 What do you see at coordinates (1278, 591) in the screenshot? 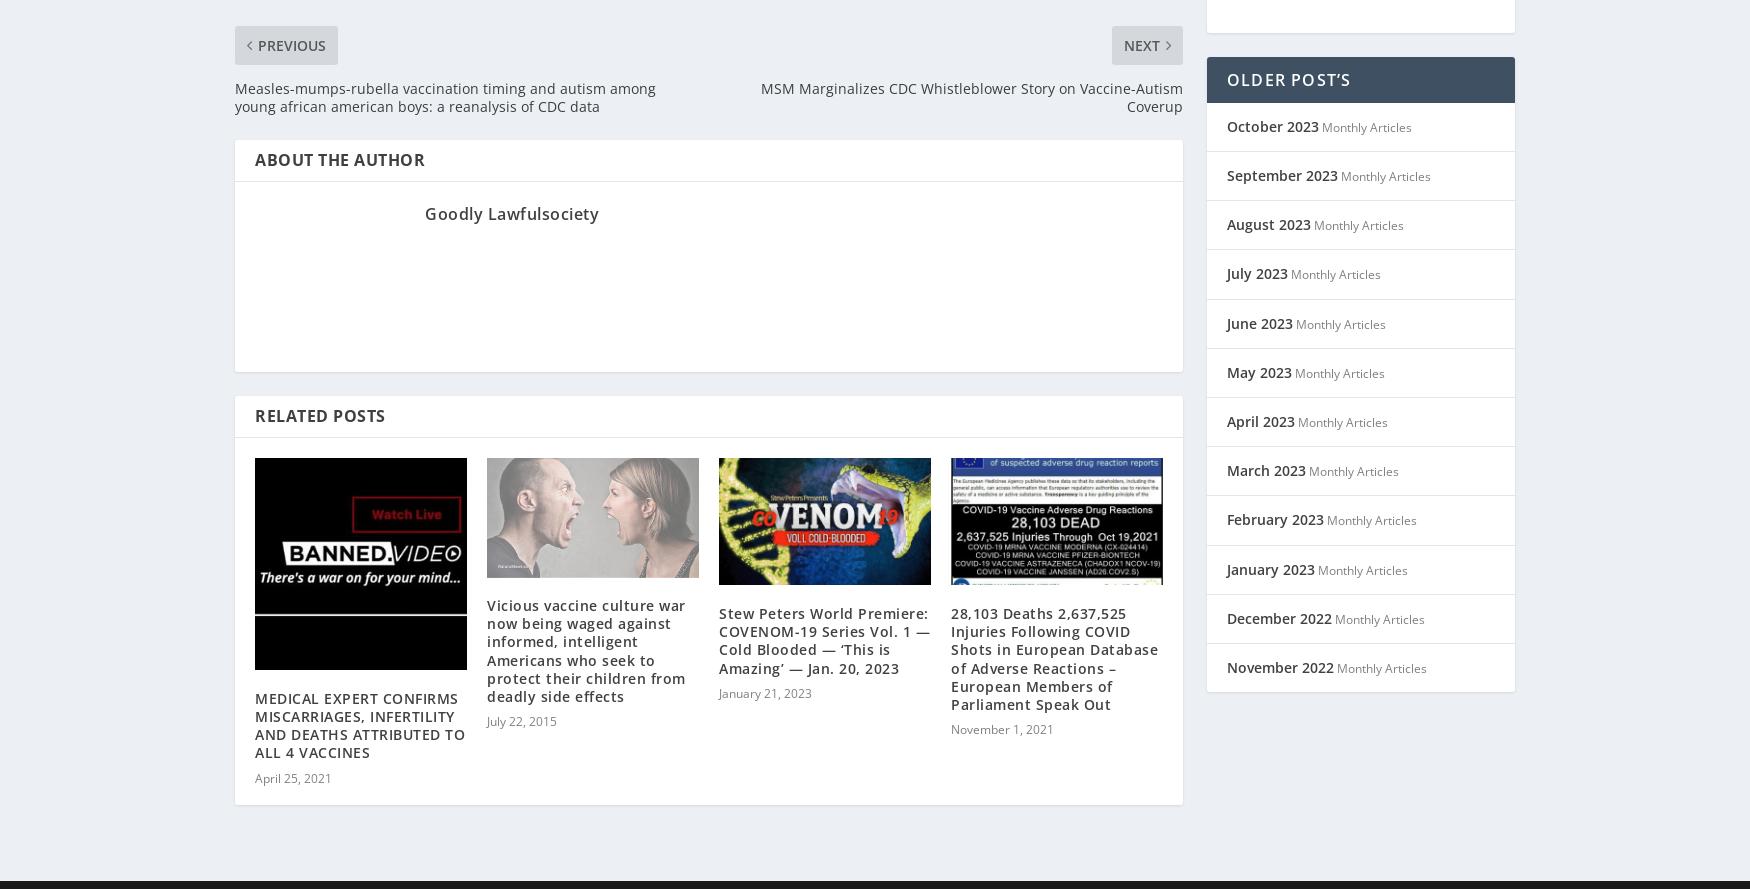
I see `'December 2022'` at bounding box center [1278, 591].